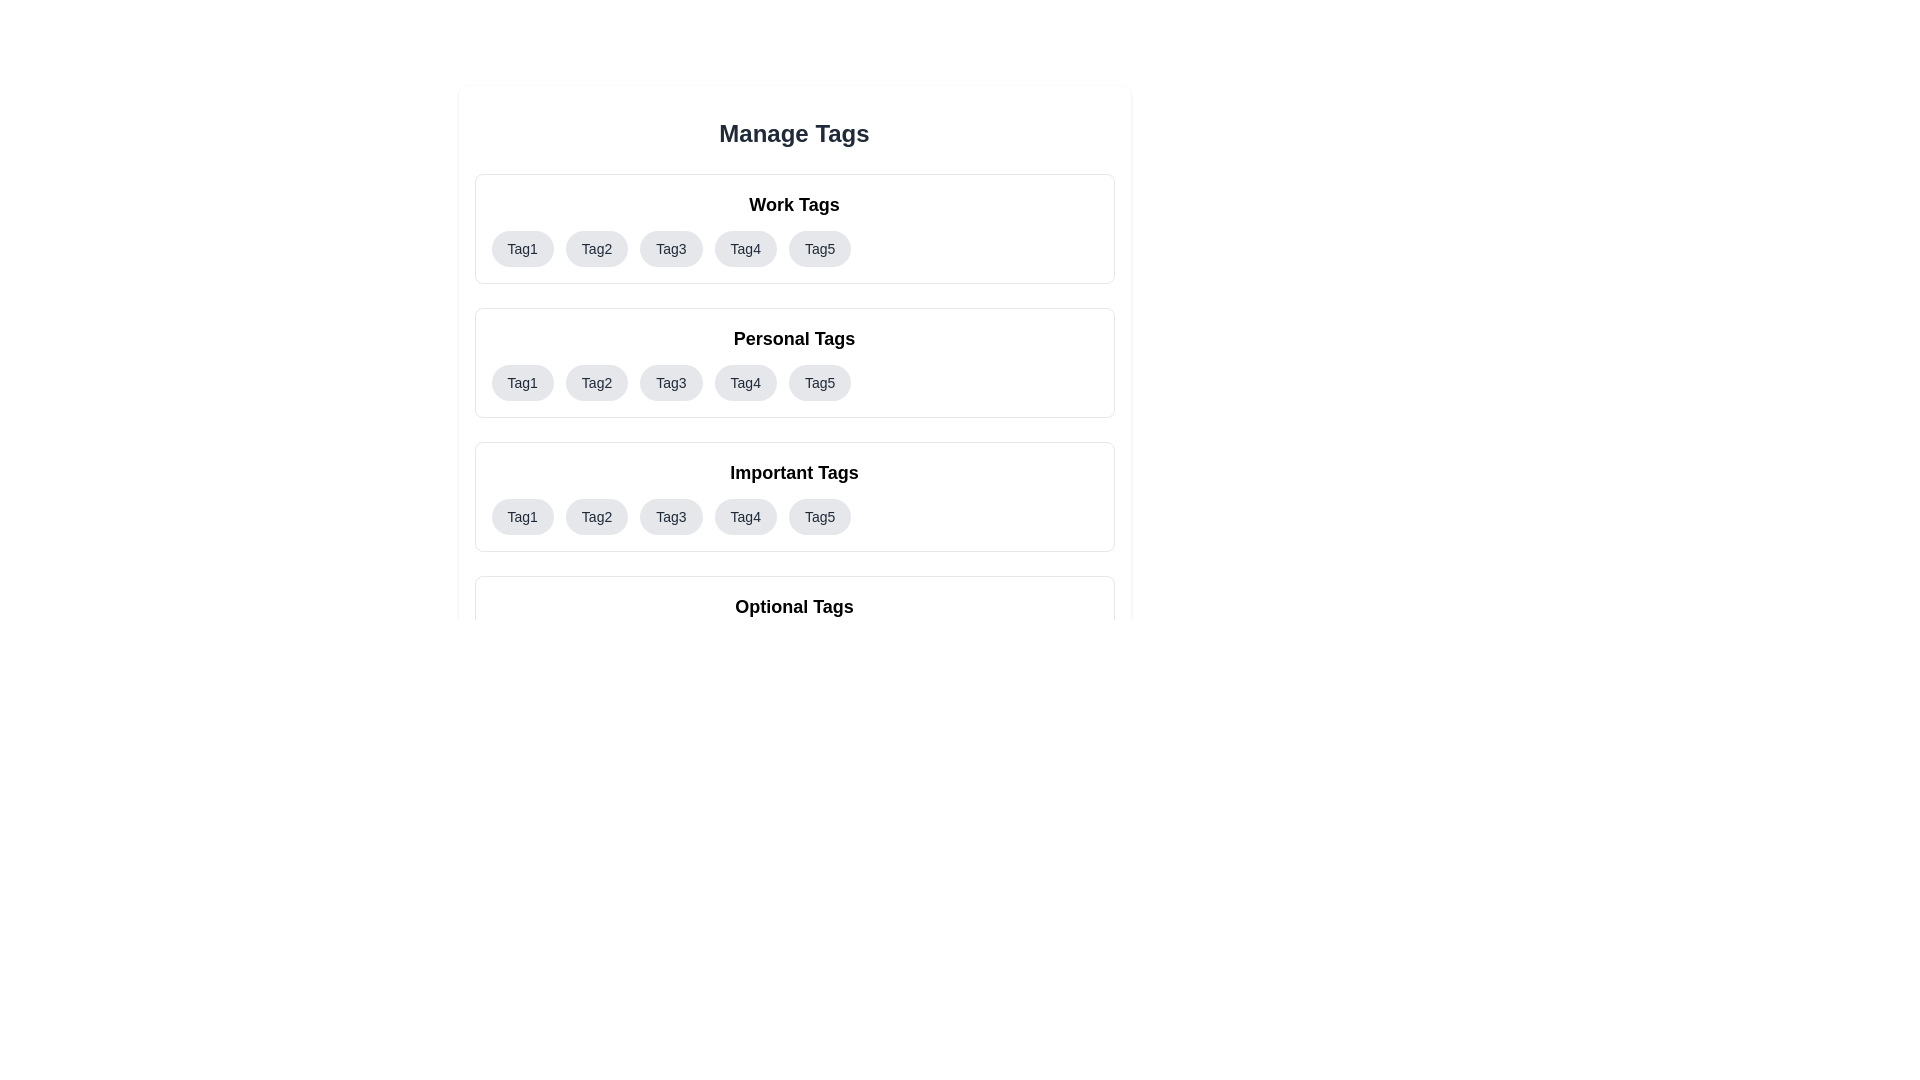 This screenshot has width=1920, height=1080. What do you see at coordinates (744, 248) in the screenshot?
I see `the fourth button labeled 'Tag4' in the 'Work Tags' section under the 'Manage Tags' header to interact with it` at bounding box center [744, 248].